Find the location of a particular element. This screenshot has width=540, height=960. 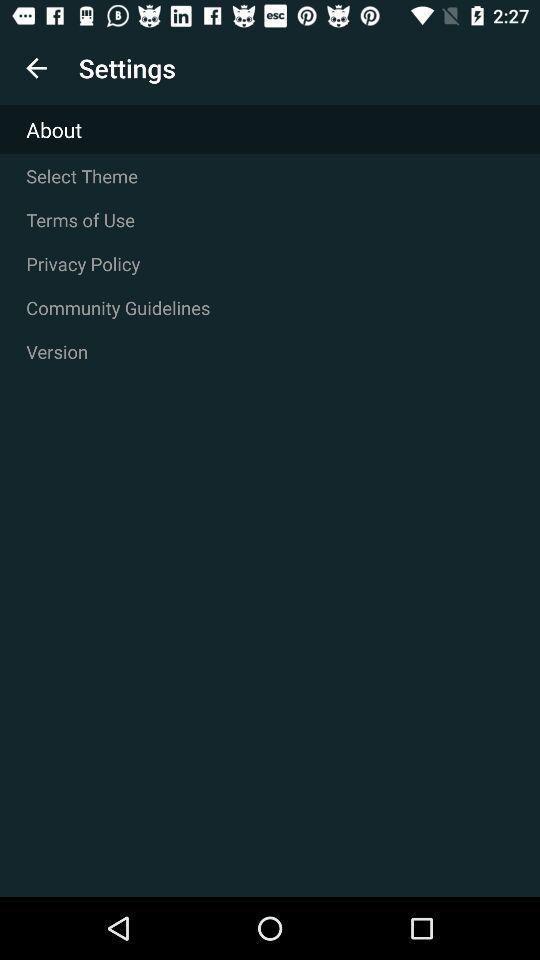

community guidelines is located at coordinates (270, 307).